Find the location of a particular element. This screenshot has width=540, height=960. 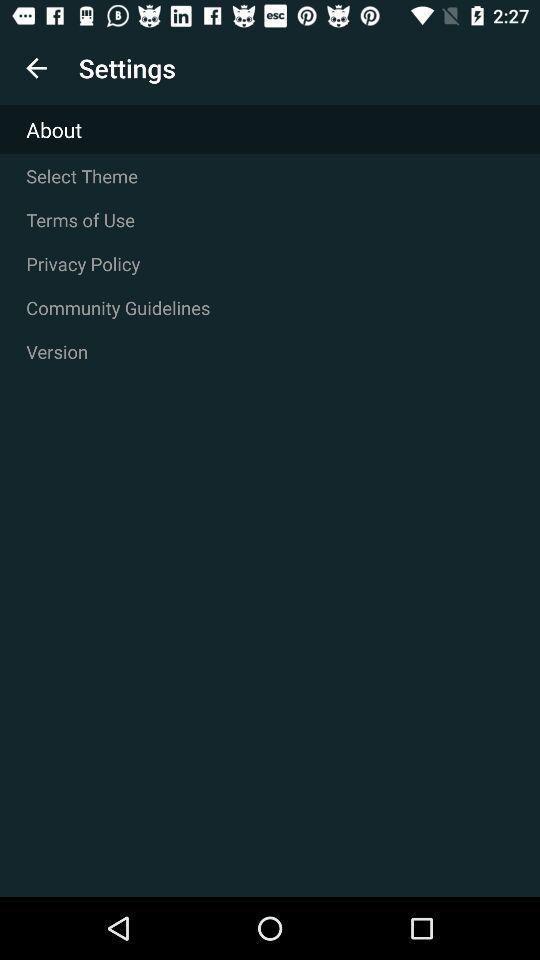

community guidelines is located at coordinates (270, 307).